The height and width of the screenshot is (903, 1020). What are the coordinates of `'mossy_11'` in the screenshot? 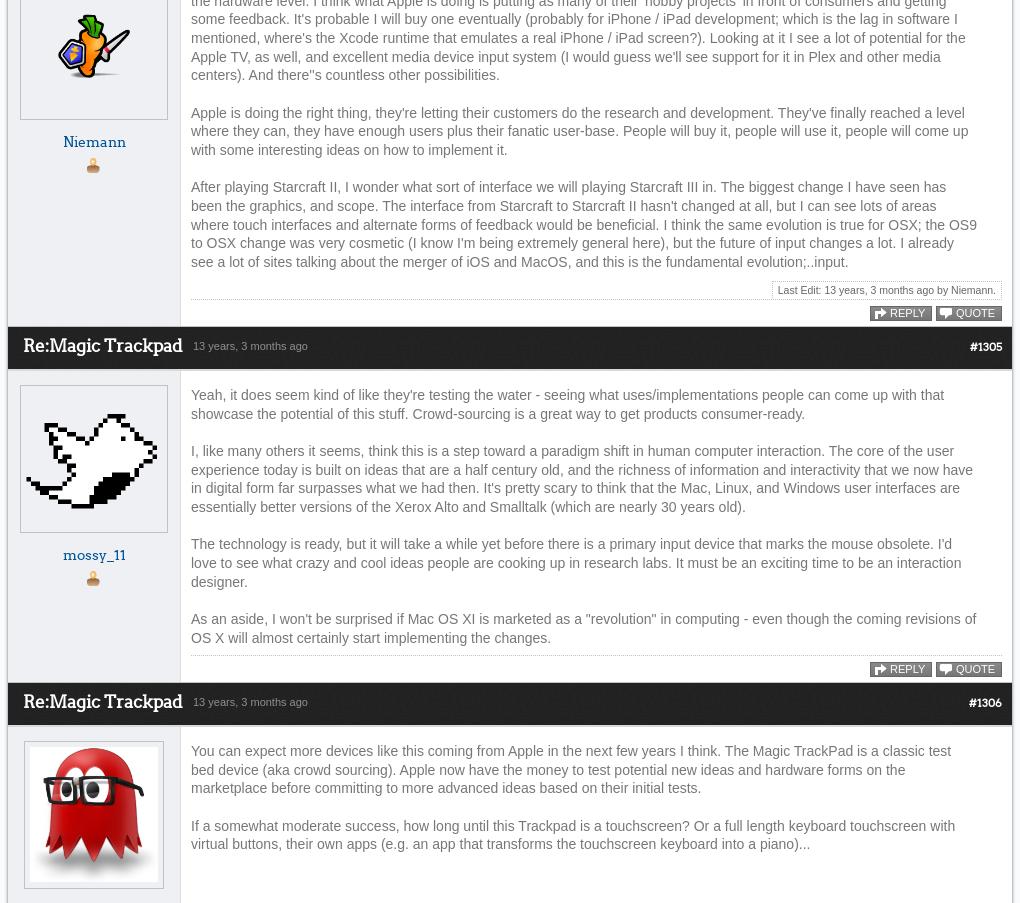 It's located at (92, 554).